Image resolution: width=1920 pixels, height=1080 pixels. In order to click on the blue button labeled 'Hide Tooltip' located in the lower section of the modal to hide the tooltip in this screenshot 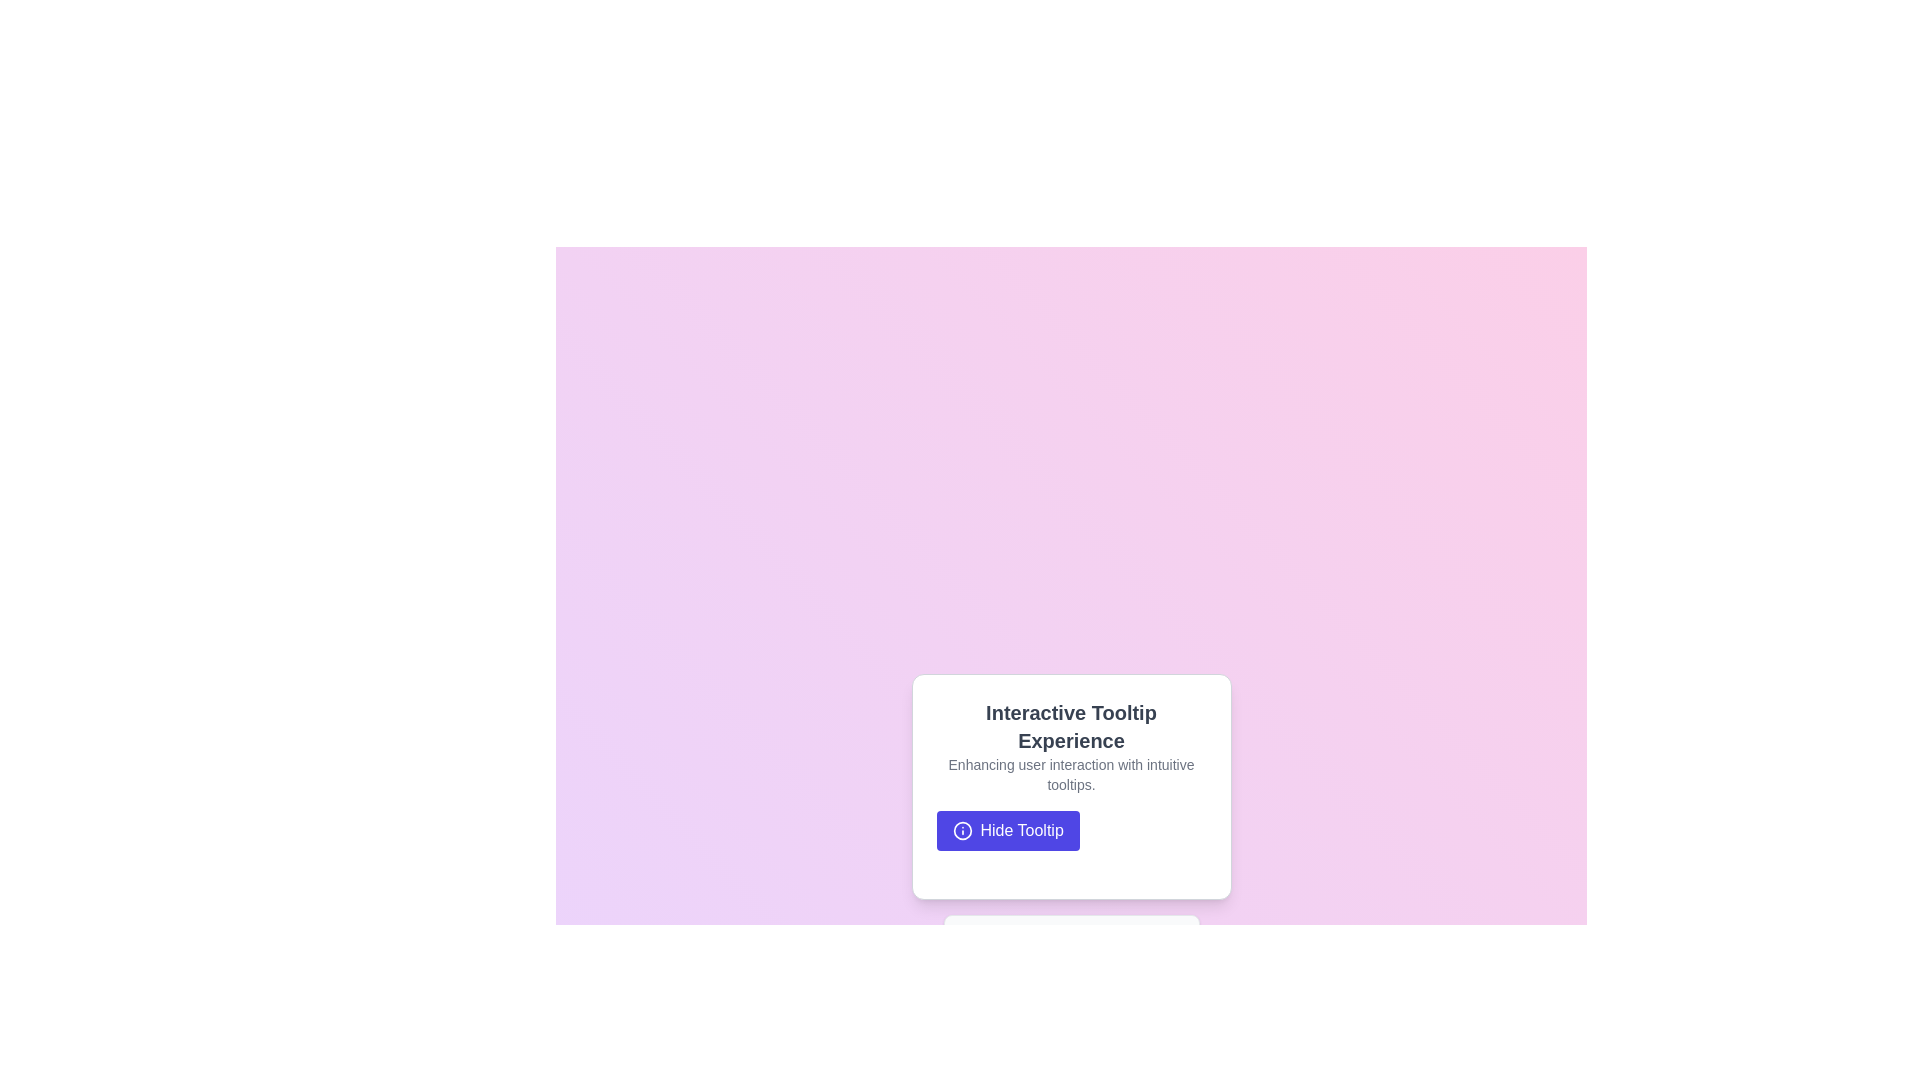, I will do `click(1008, 830)`.